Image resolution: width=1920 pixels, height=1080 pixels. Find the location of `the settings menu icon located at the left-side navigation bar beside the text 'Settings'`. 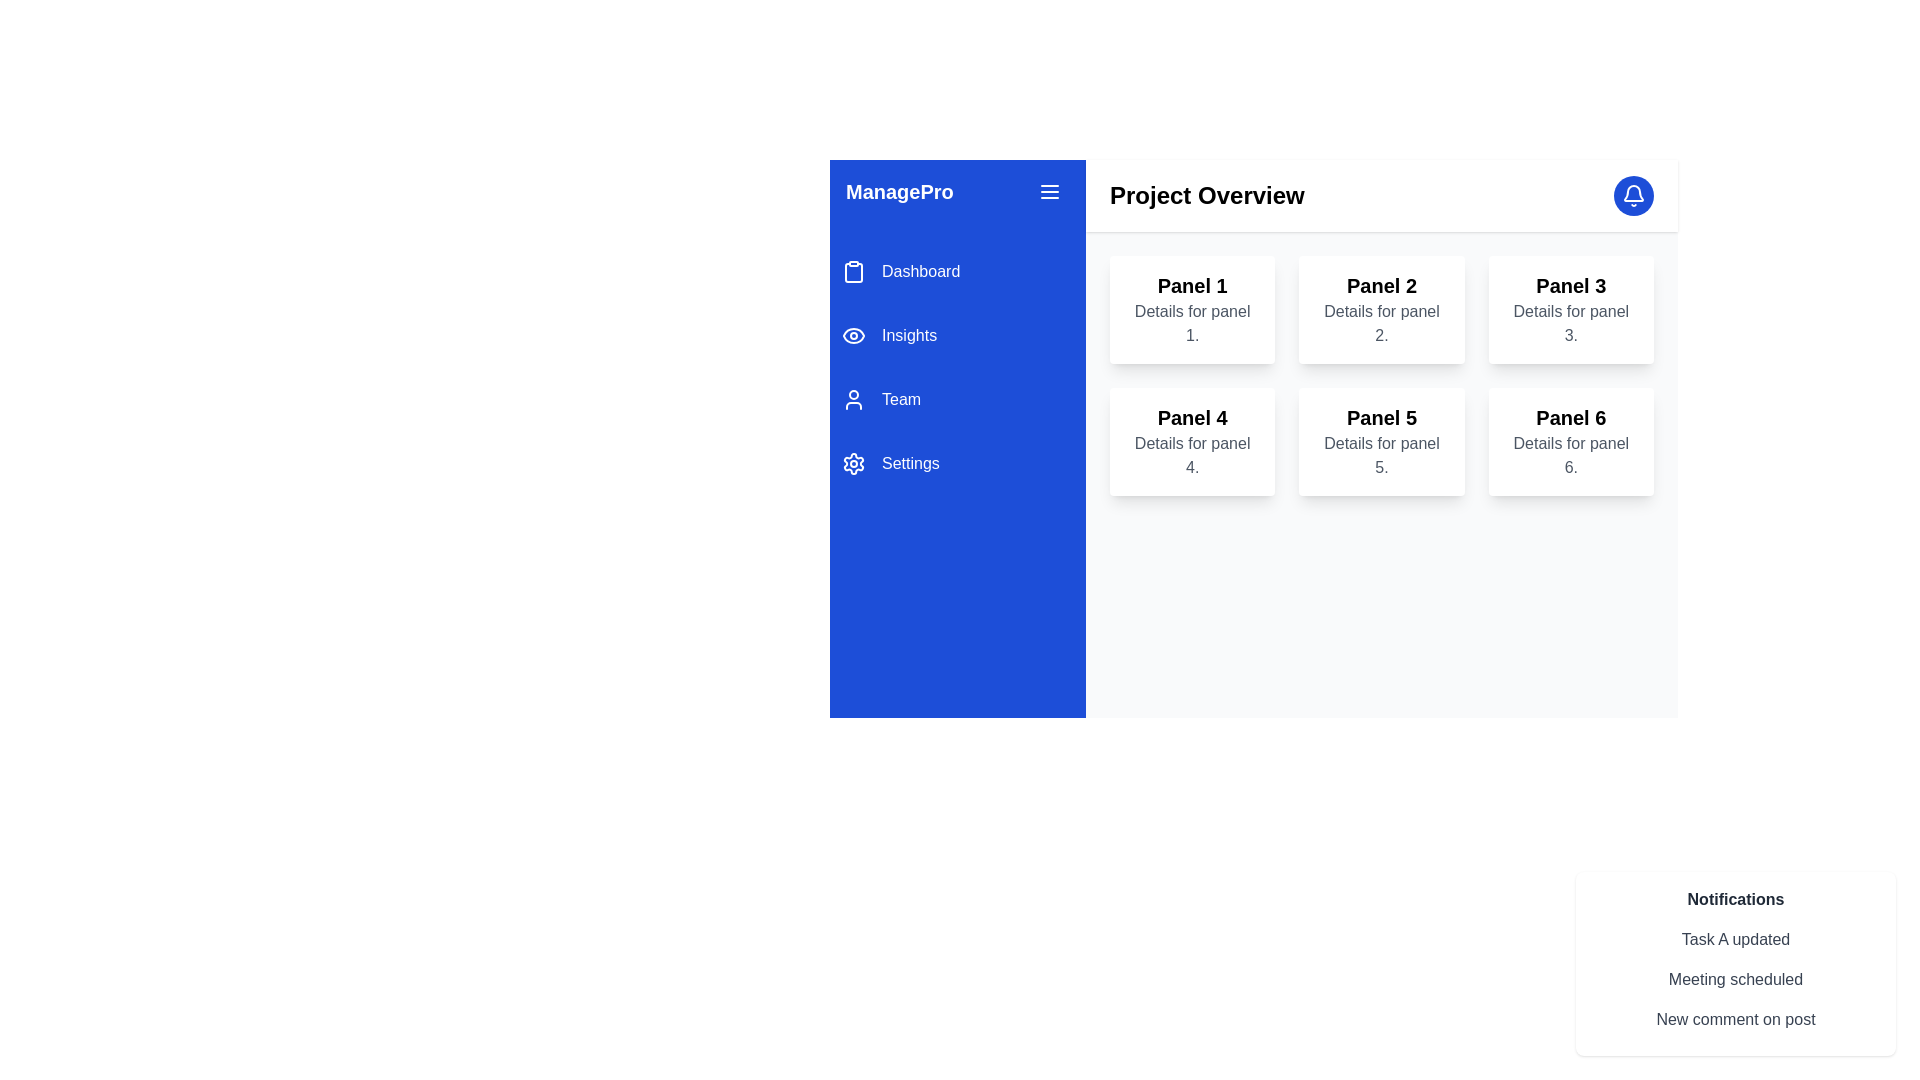

the settings menu icon located at the left-side navigation bar beside the text 'Settings' is located at coordinates (854, 463).